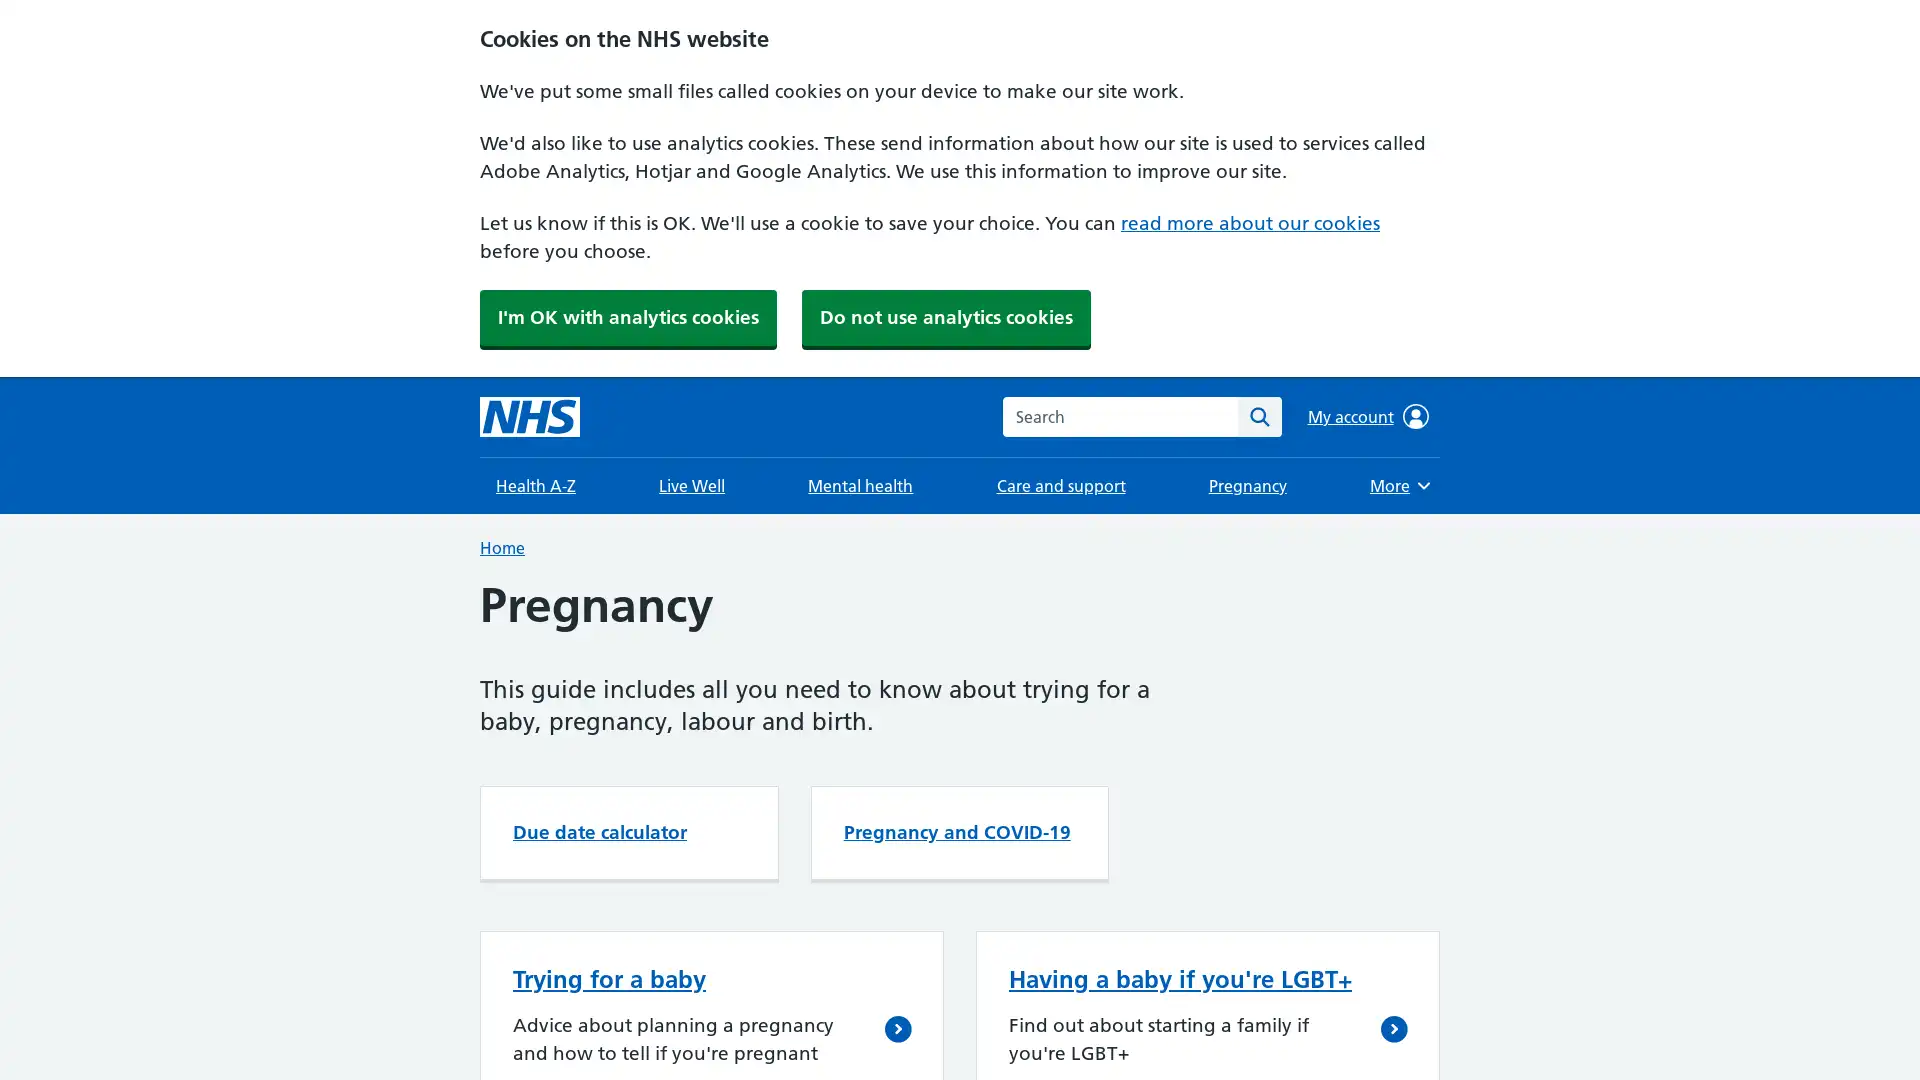 This screenshot has width=1920, height=1080. Describe the element at coordinates (1258, 415) in the screenshot. I see `Search` at that location.